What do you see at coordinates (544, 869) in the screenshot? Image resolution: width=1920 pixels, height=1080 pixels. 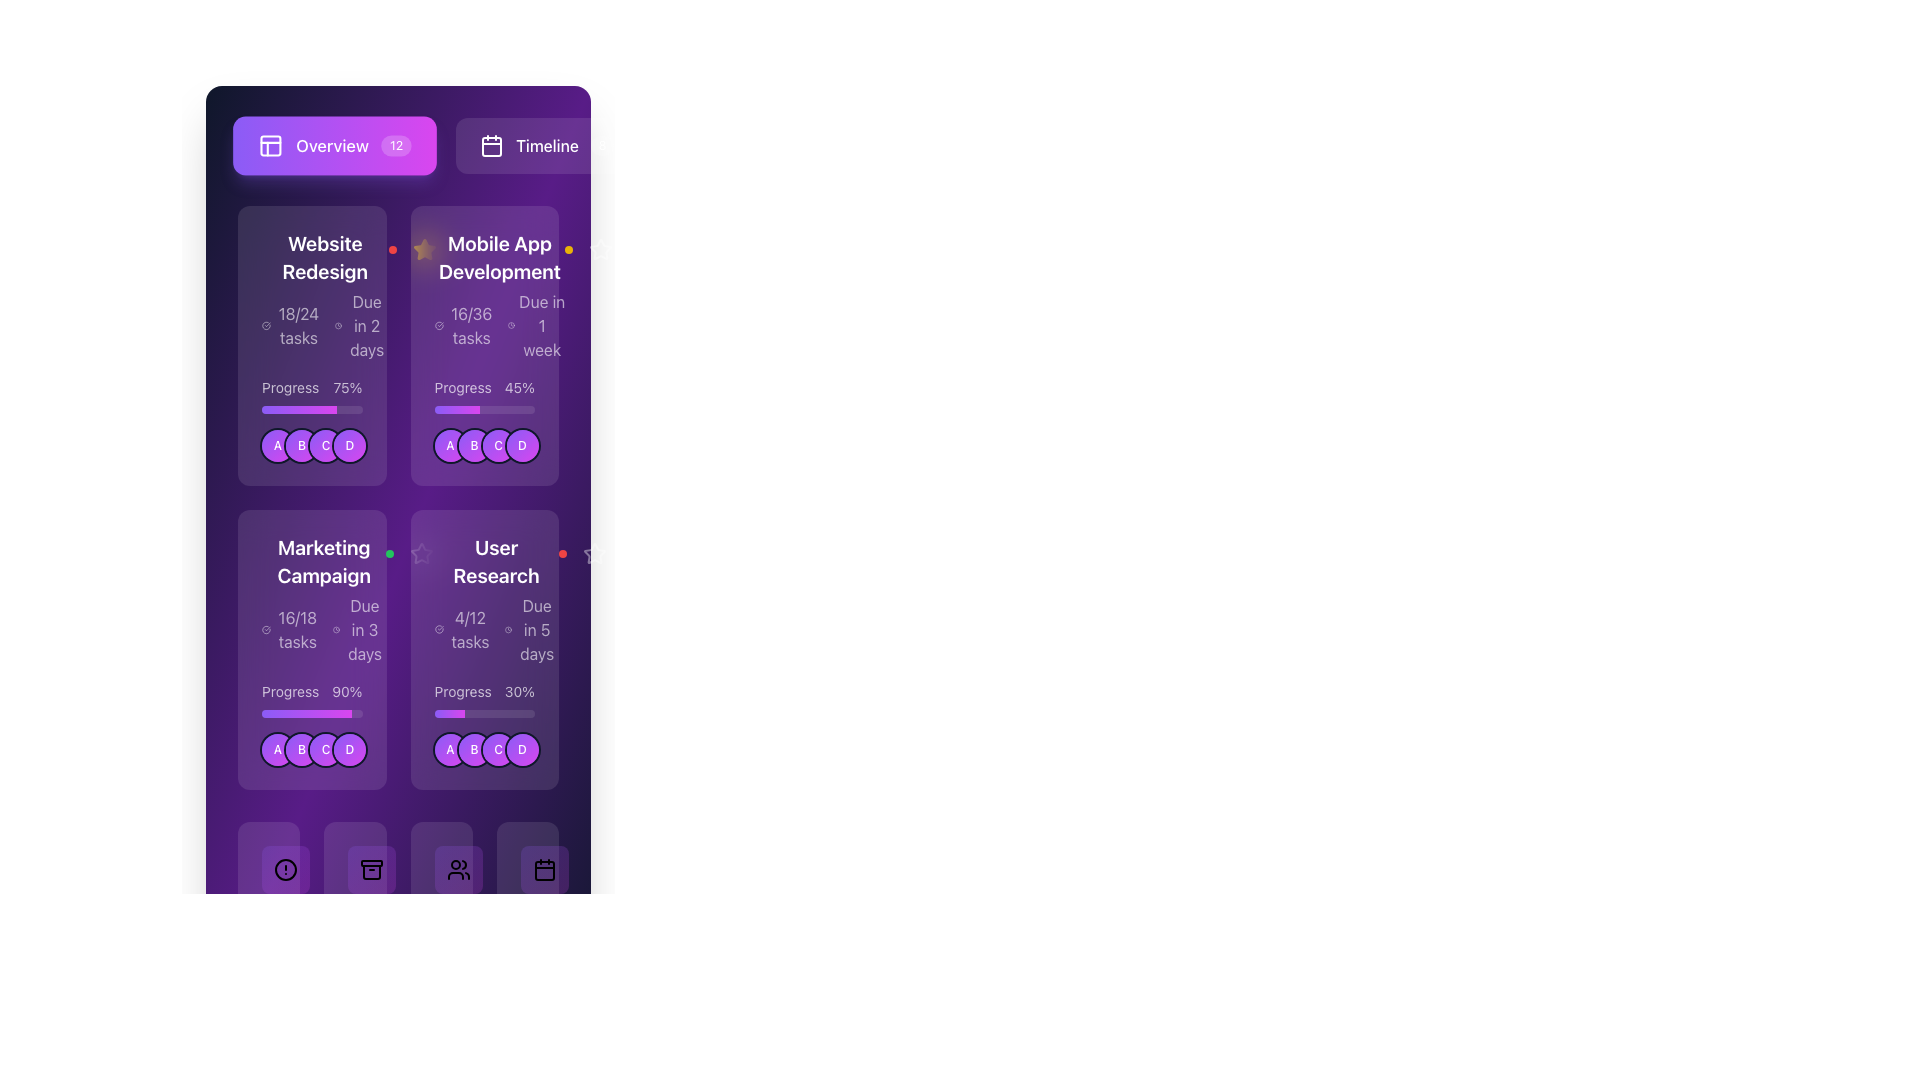 I see `the calendar icon button located at the bottom right corner of the interface` at bounding box center [544, 869].